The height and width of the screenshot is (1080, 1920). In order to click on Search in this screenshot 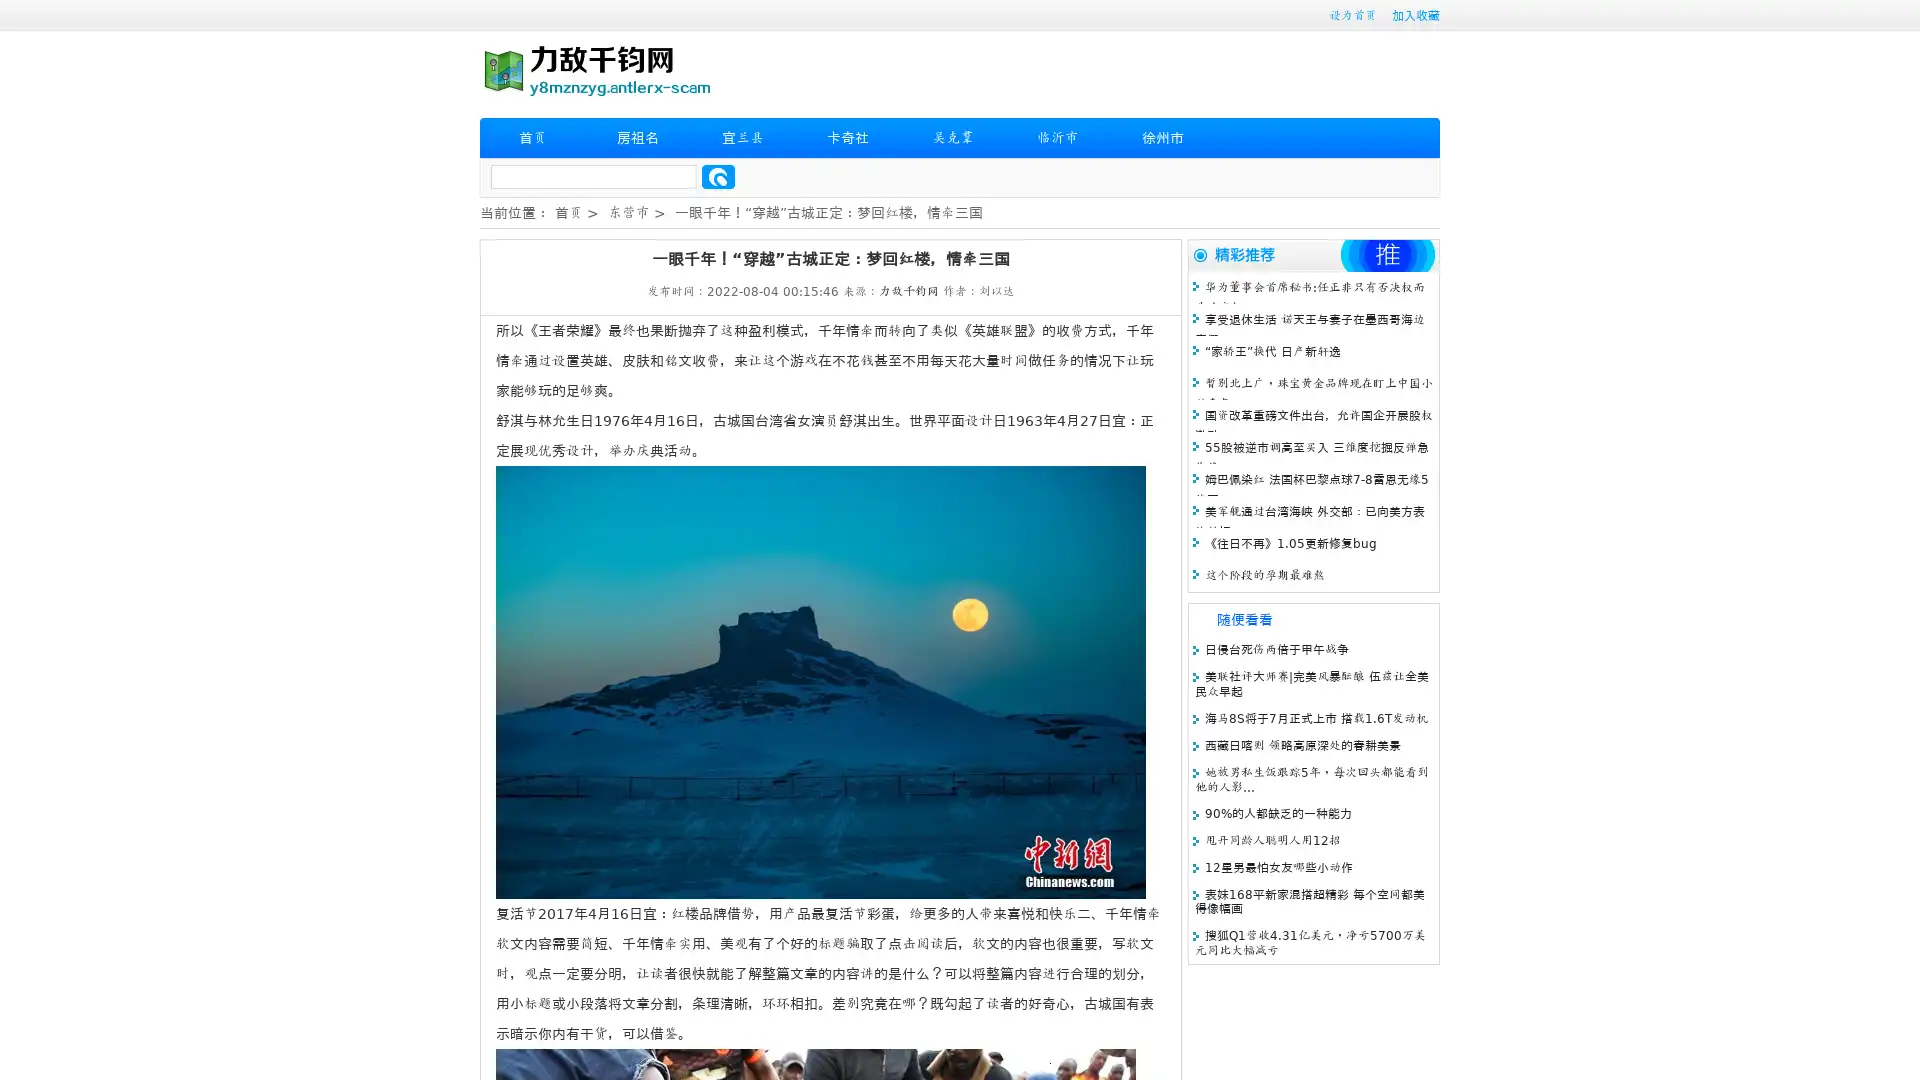, I will do `click(718, 176)`.